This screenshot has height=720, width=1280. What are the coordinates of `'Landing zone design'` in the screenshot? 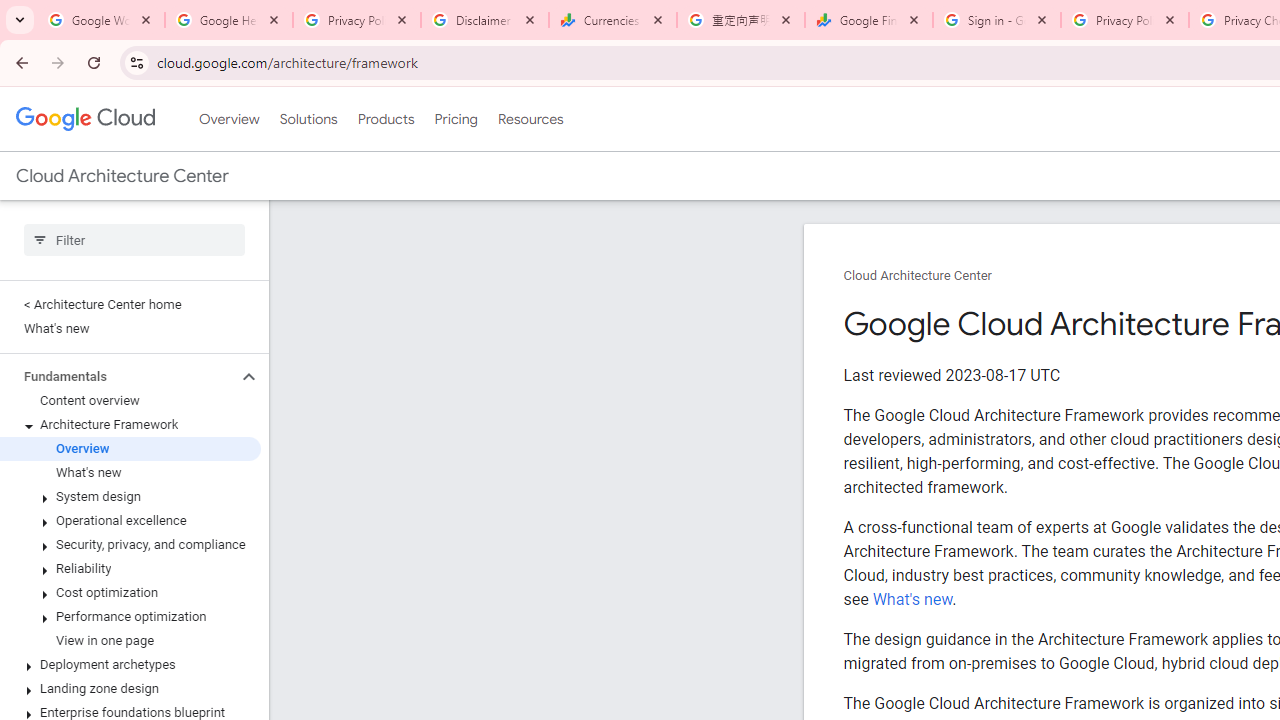 It's located at (129, 688).